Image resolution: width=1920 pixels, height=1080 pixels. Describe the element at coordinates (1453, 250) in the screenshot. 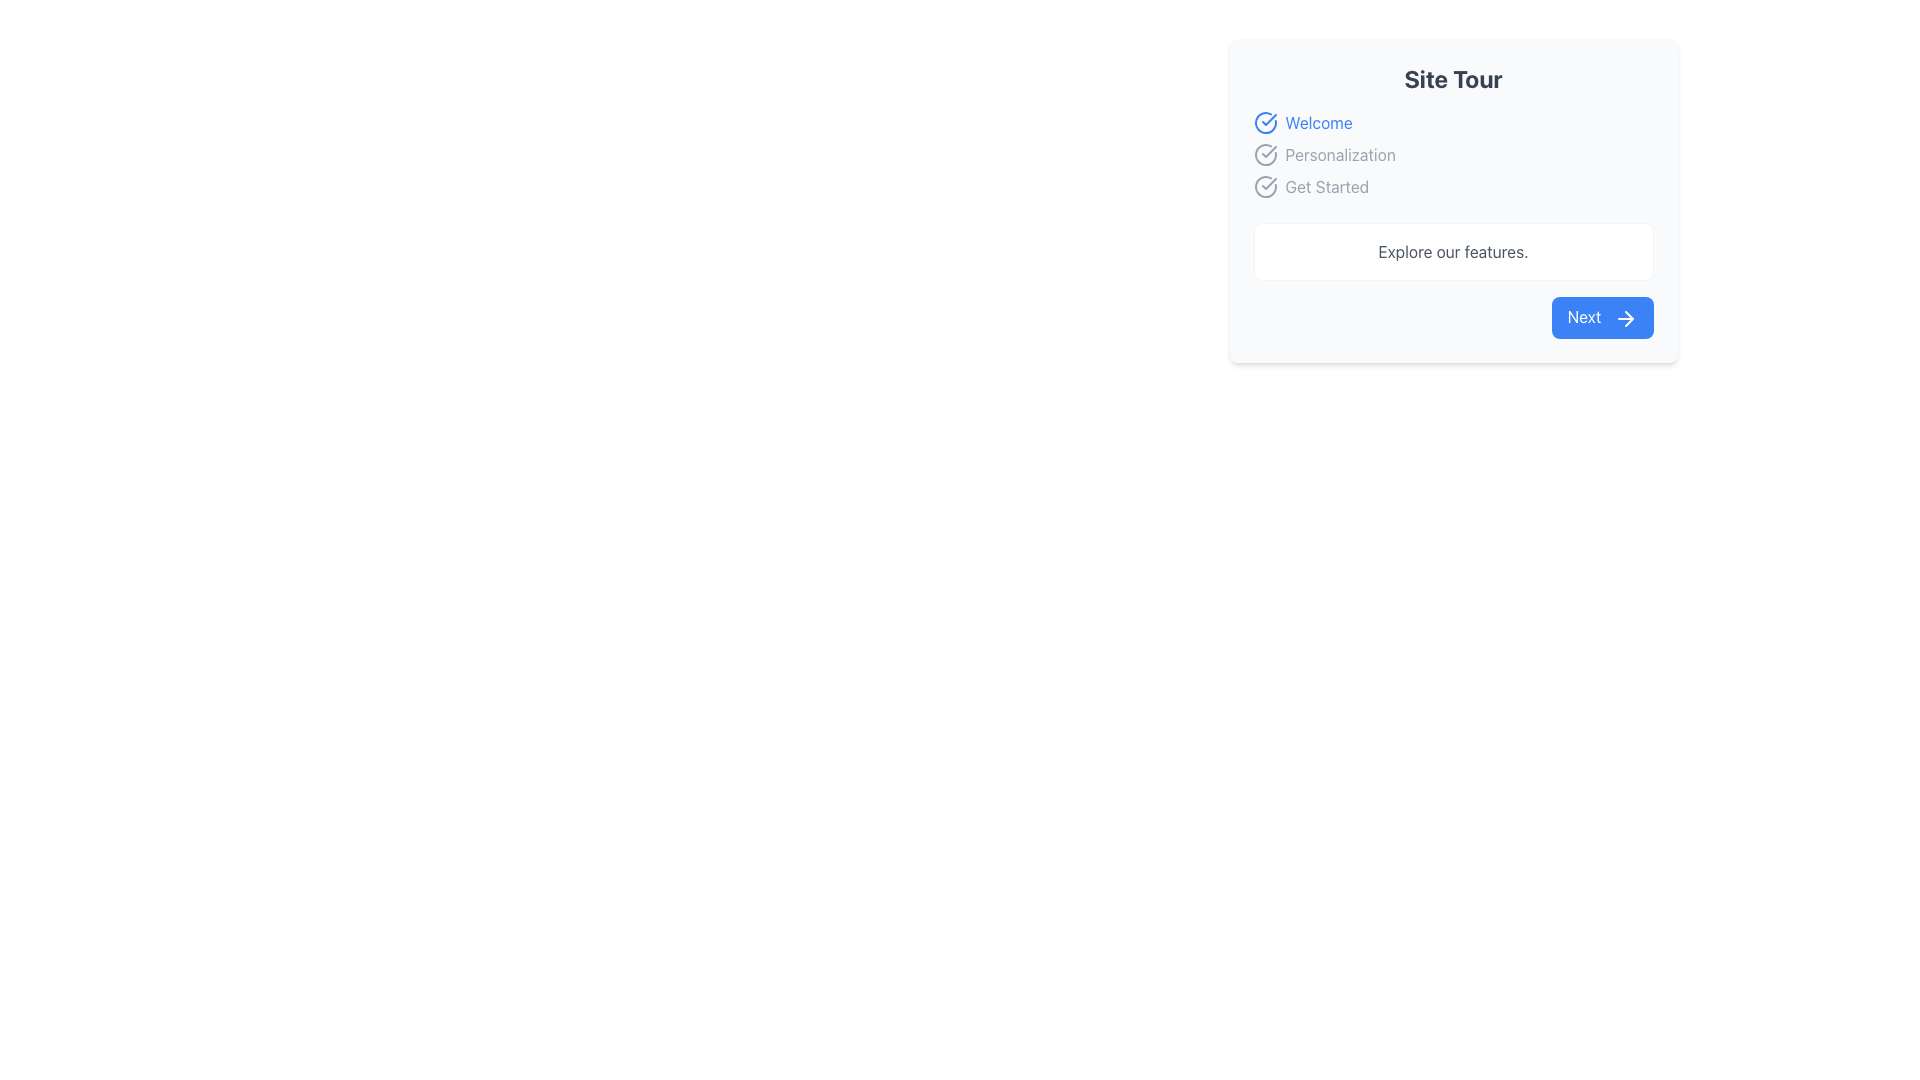

I see `the static informational text box that reads 'Explore our features.' with a grey font, located below the checklist items and above the 'Next' button in the 'Site Tour' section` at that location.